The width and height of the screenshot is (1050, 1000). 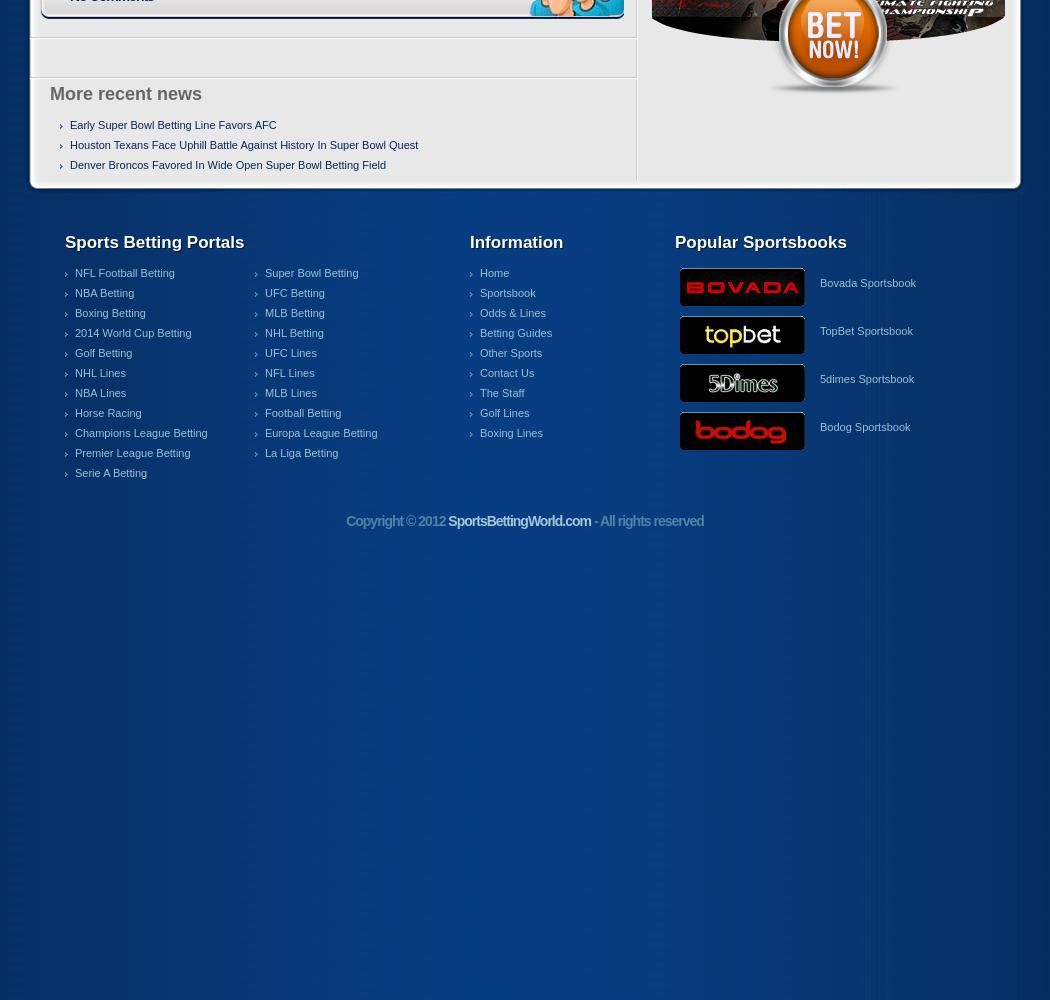 What do you see at coordinates (244, 145) in the screenshot?
I see `'Houston Texans Face Uphill Battle Against History In Super Bowl Quest'` at bounding box center [244, 145].